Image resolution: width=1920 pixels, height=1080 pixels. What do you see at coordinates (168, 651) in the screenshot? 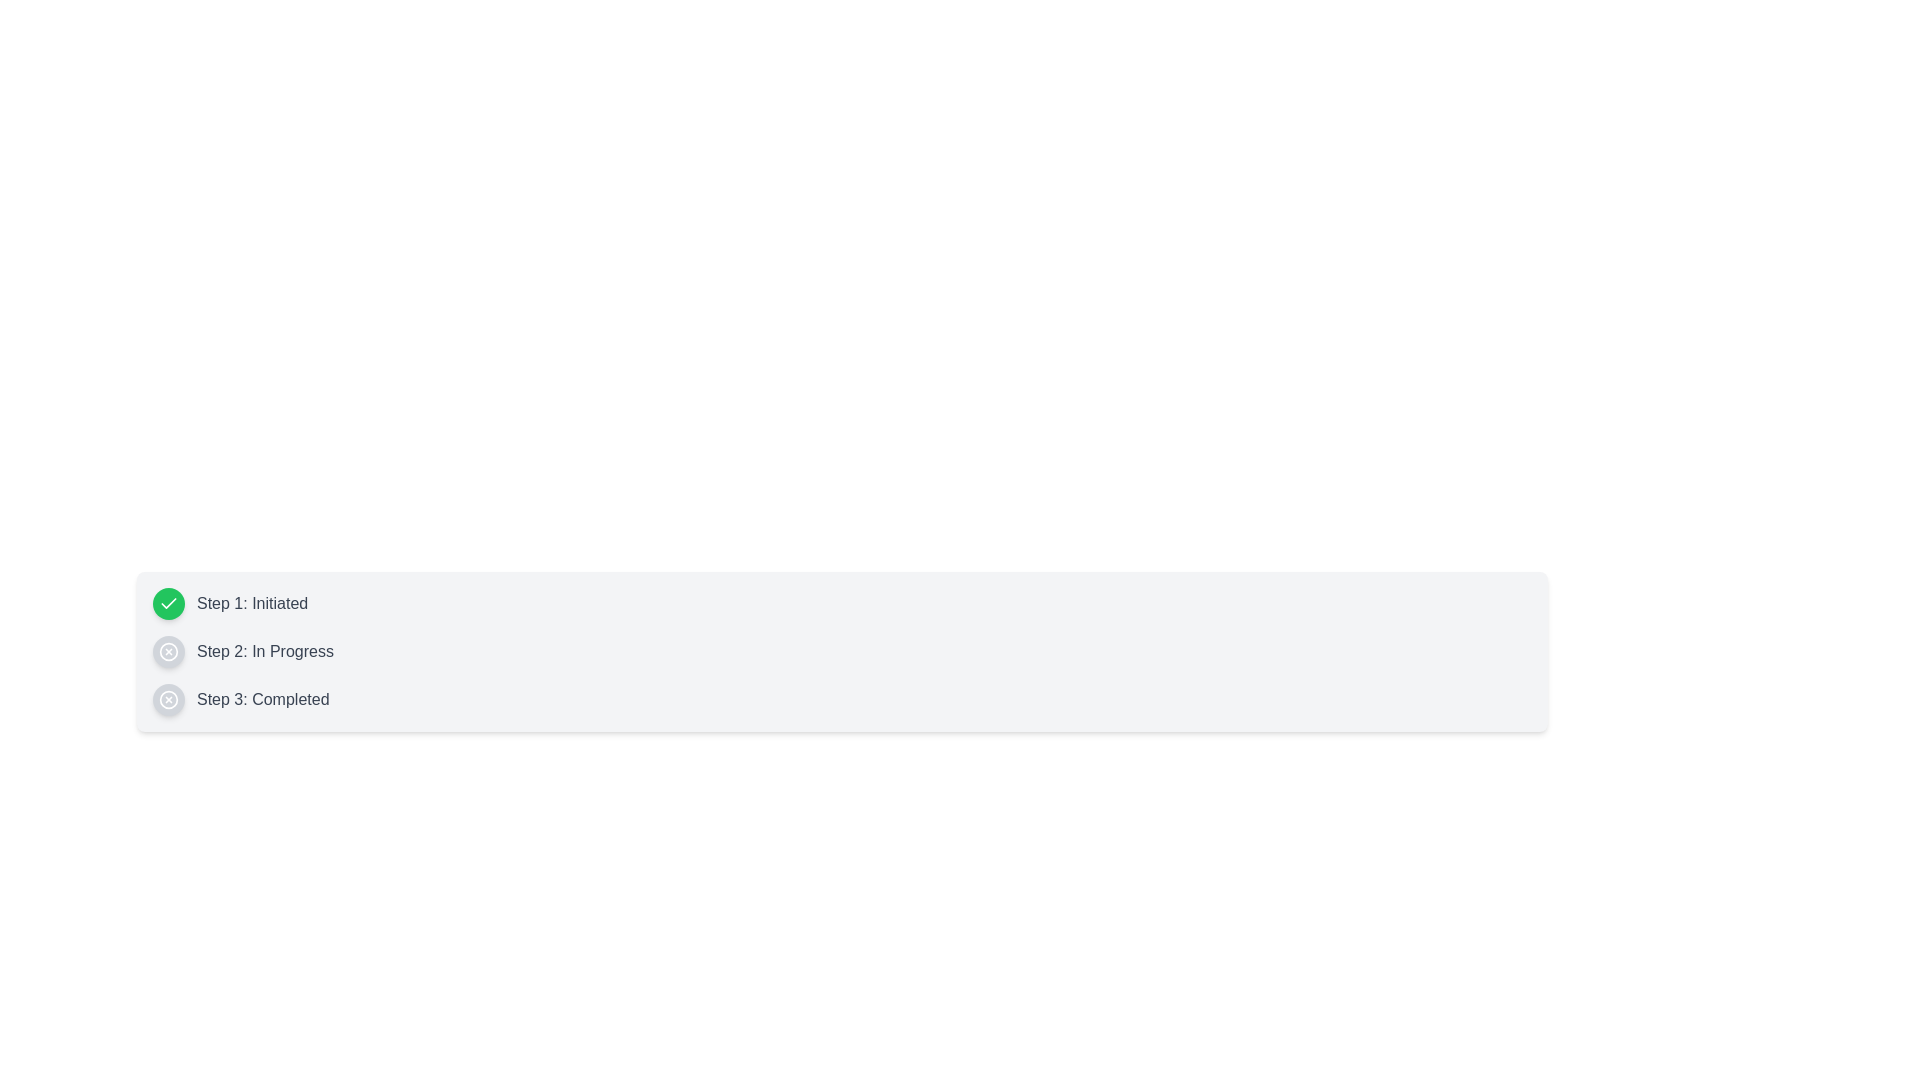
I see `the active status icon located in the second row of the vertical step indicator layout, which indicates that 'Step 2: In Progress'` at bounding box center [168, 651].